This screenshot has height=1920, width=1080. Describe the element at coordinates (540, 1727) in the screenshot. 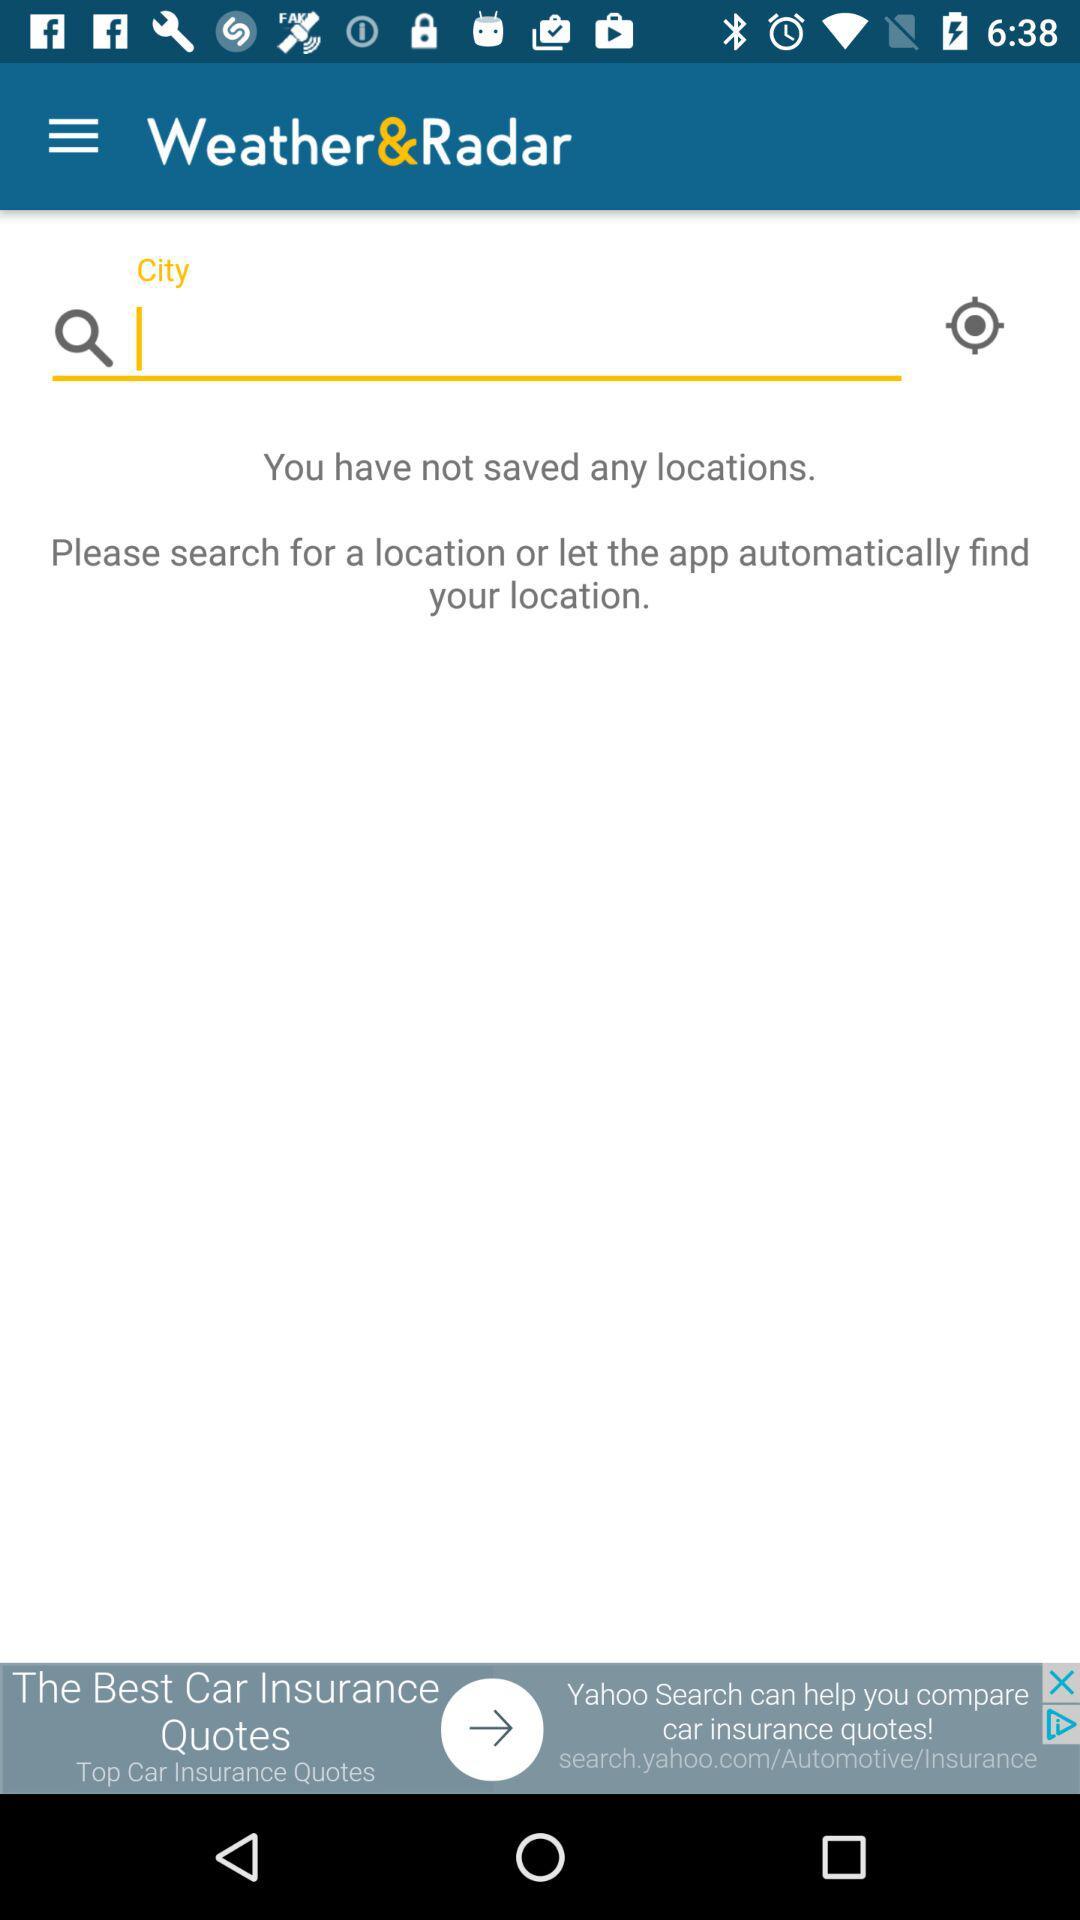

I see `advertisement page` at that location.